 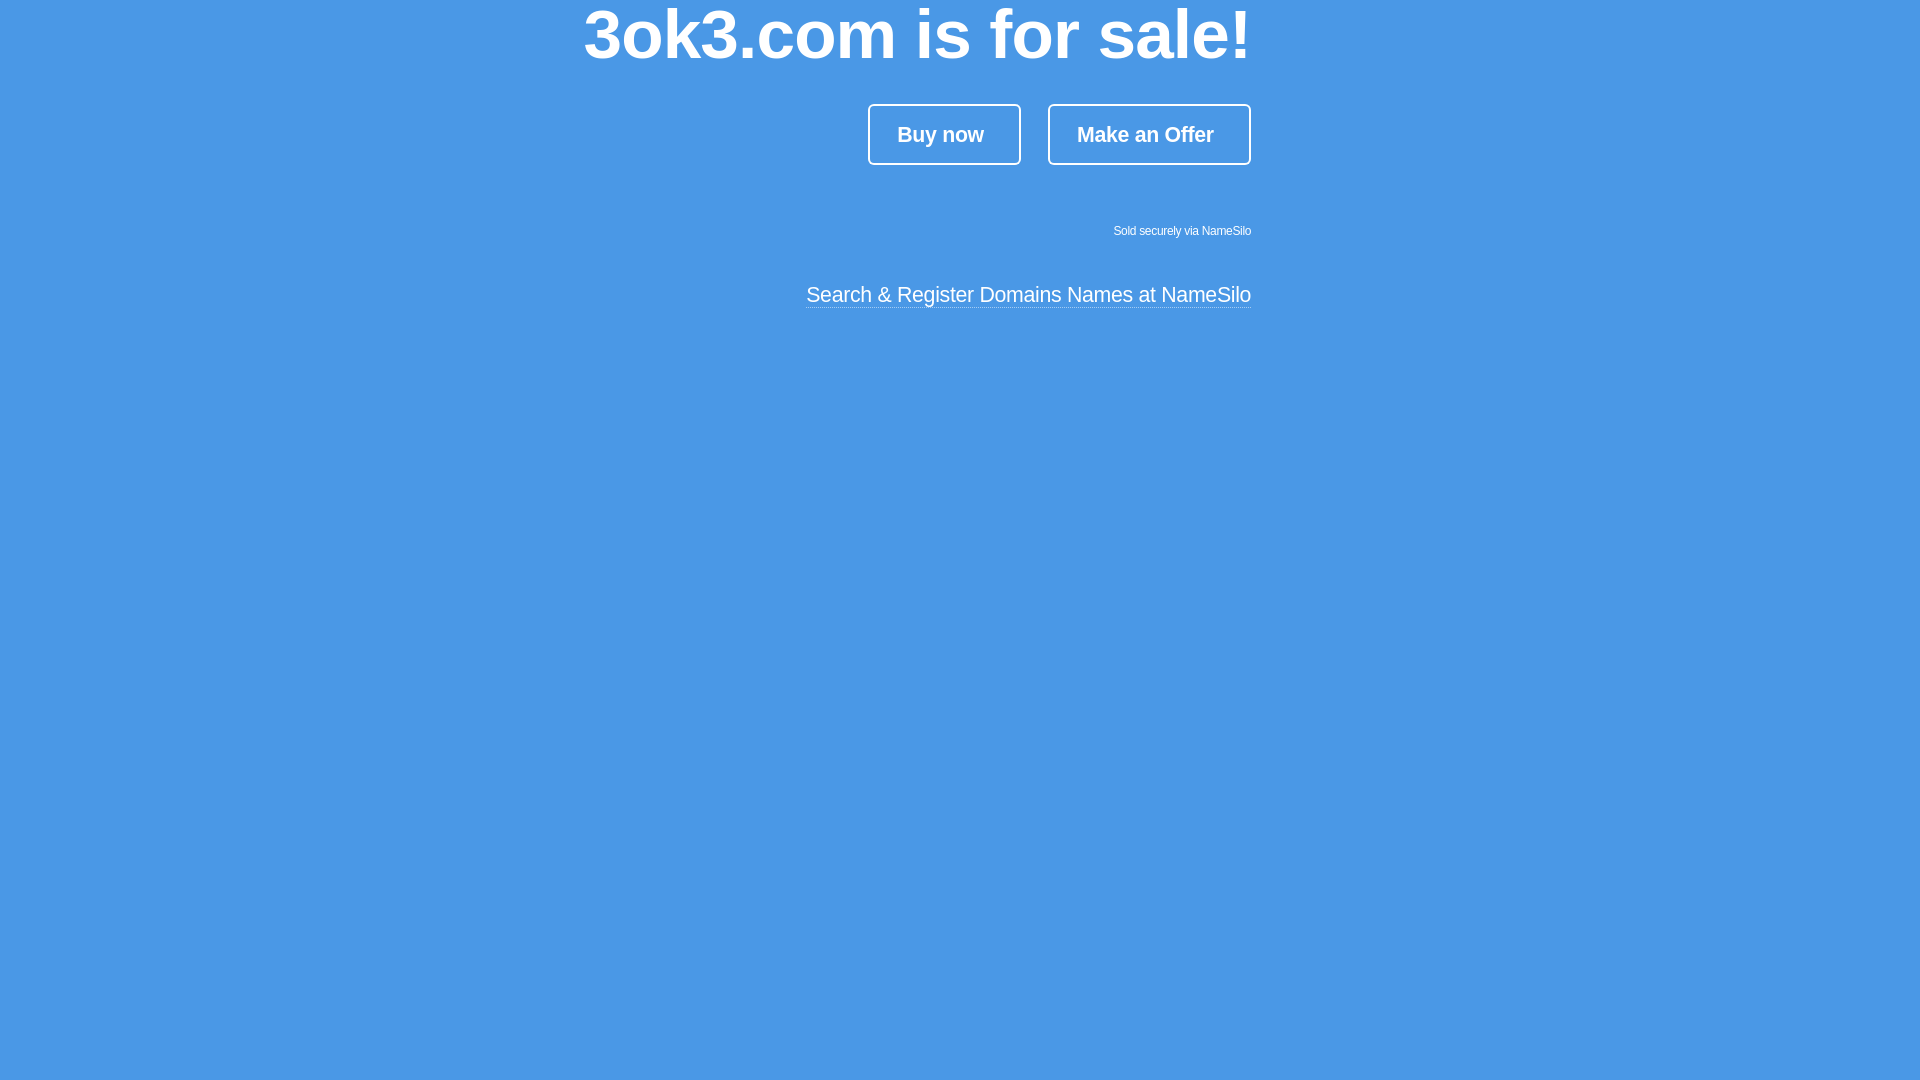 I want to click on 'Search & Register Domains Names at NameSilo', so click(x=1028, y=295).